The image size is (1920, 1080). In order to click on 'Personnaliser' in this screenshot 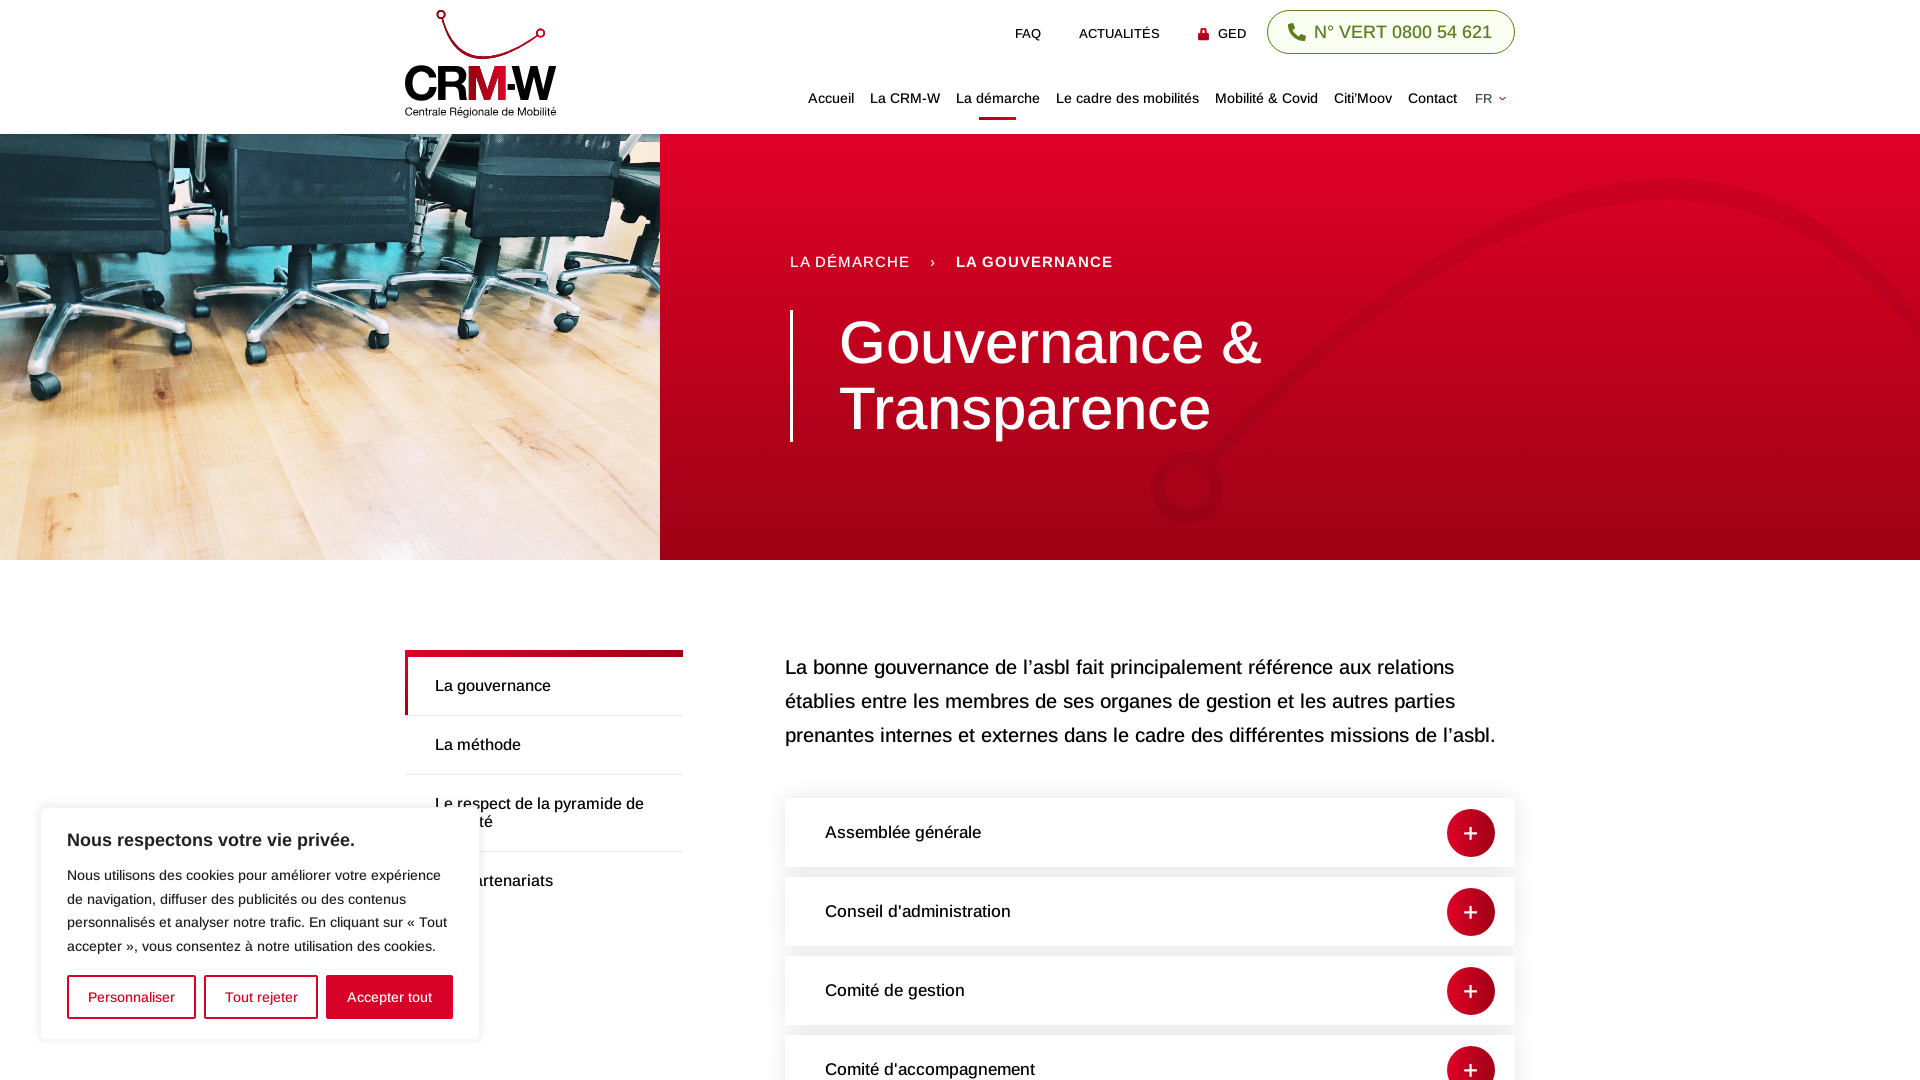, I will do `click(130, 996)`.